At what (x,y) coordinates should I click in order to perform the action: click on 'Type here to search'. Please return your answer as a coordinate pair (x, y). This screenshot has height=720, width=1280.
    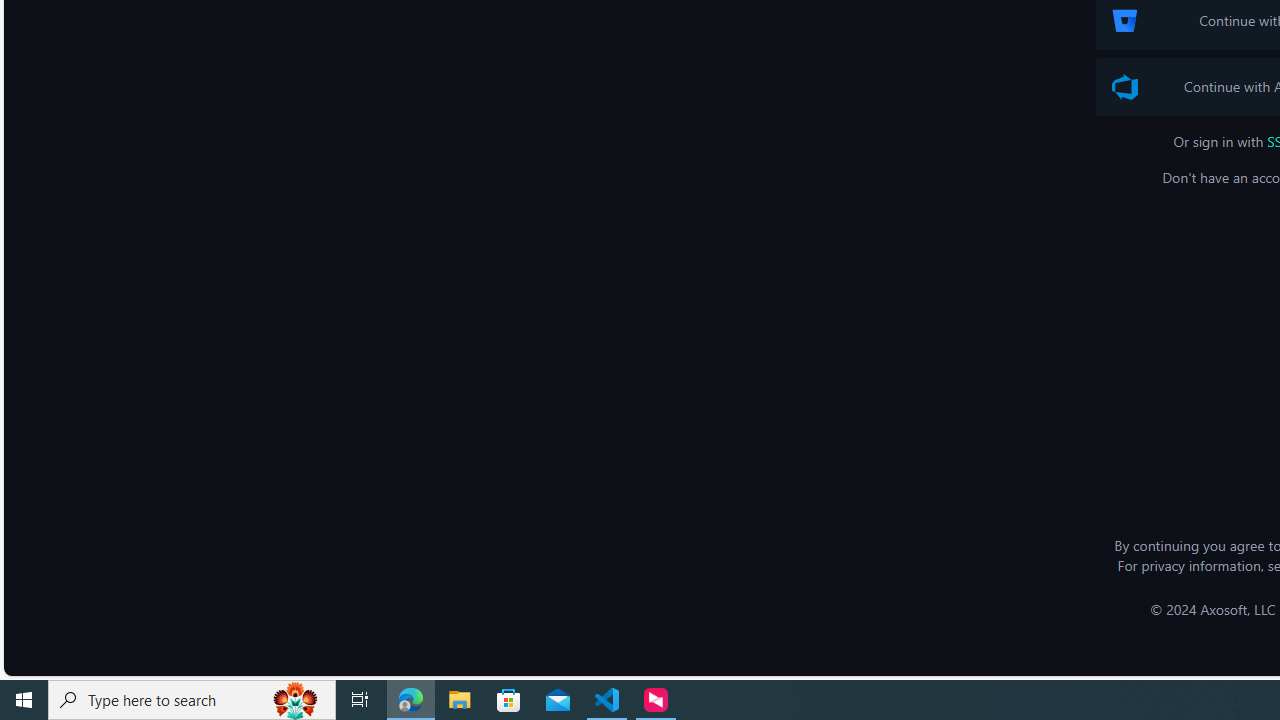
    Looking at the image, I should click on (192, 698).